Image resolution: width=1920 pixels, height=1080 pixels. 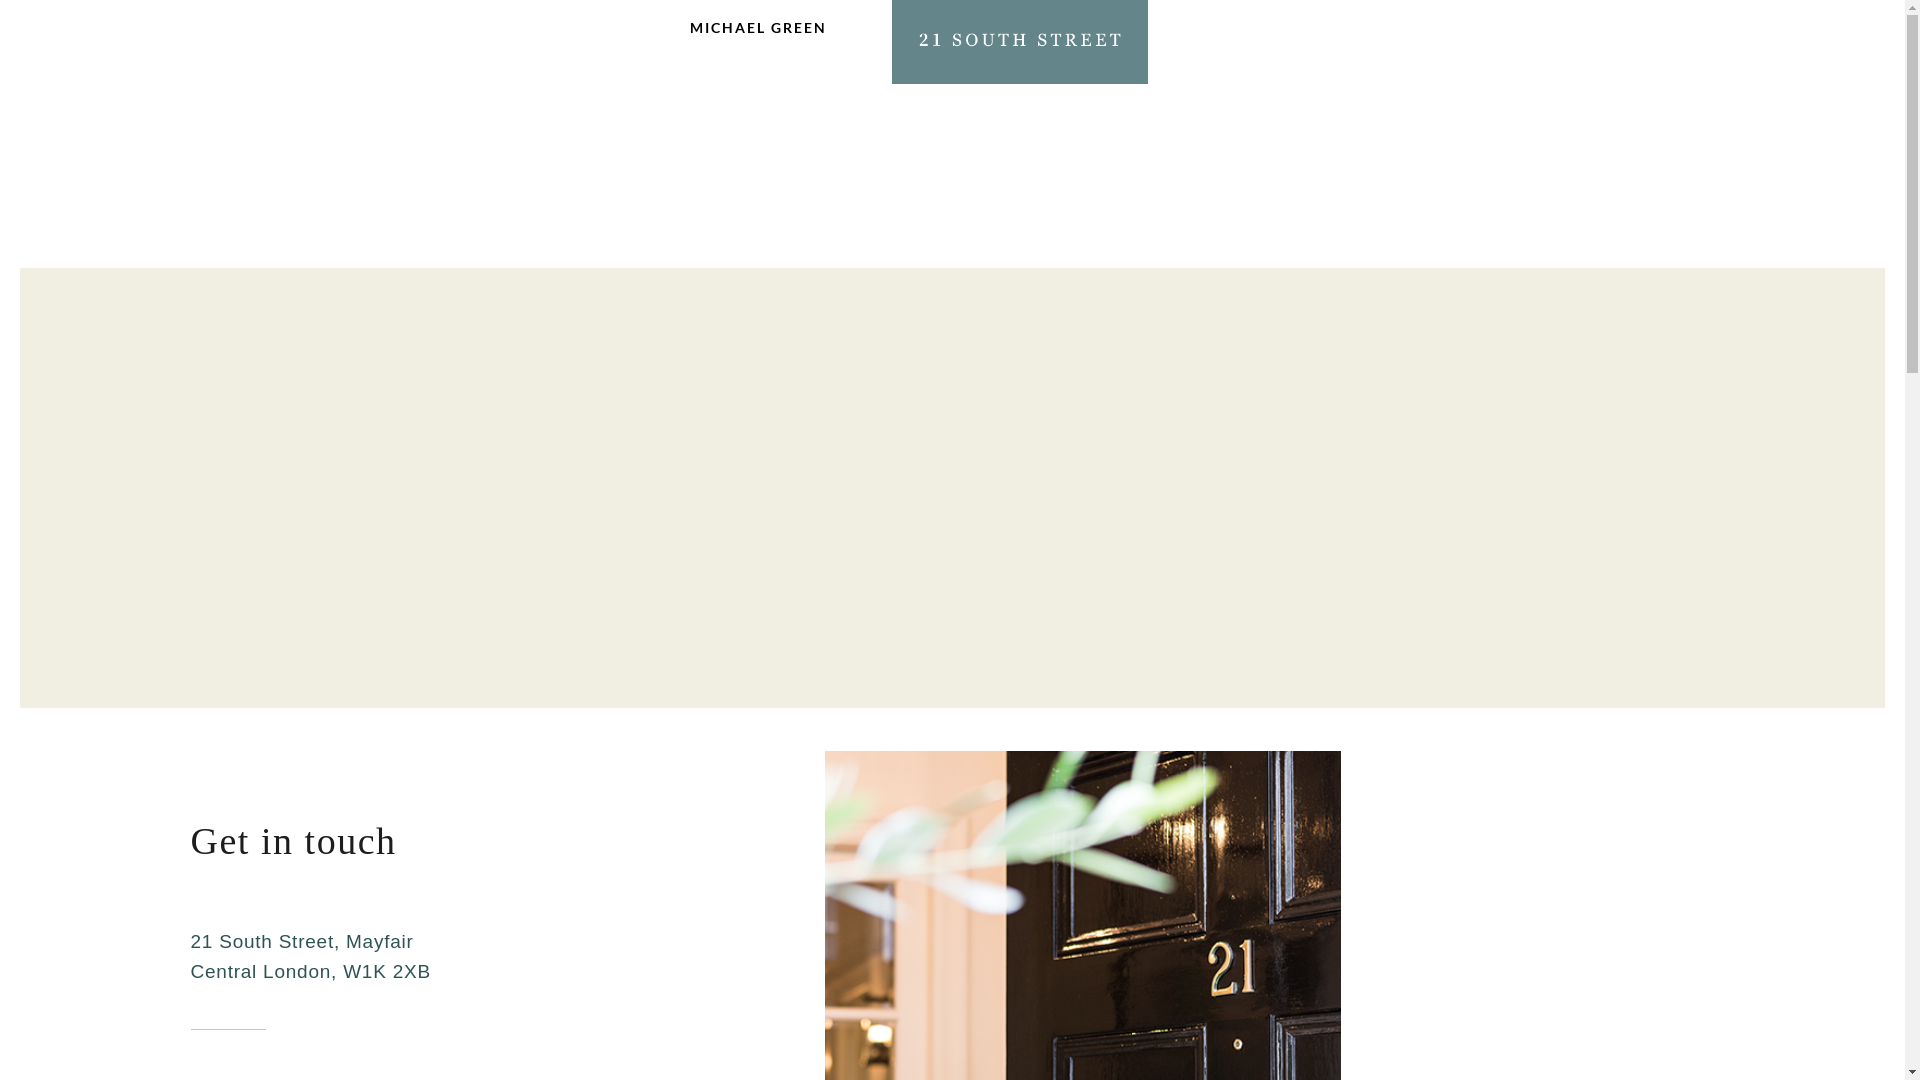 I want to click on 'MICHAEL GREEN', so click(x=757, y=38).